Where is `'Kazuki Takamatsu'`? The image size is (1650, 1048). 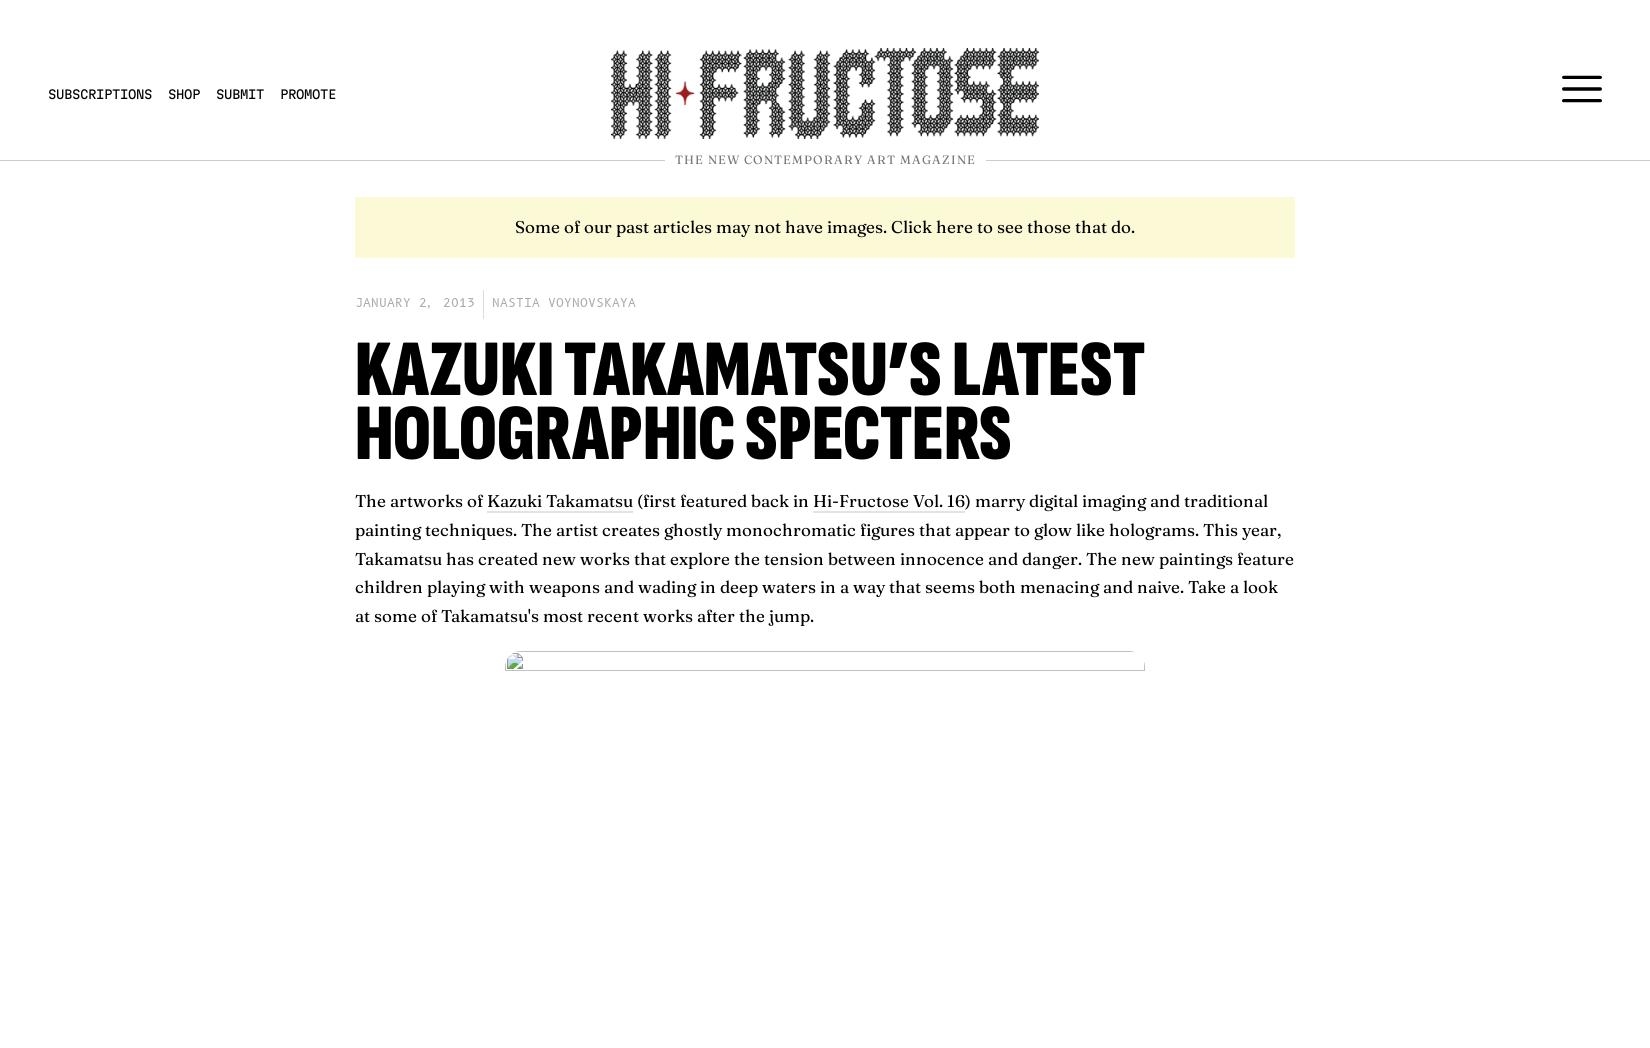
'Kazuki Takamatsu' is located at coordinates (486, 499).